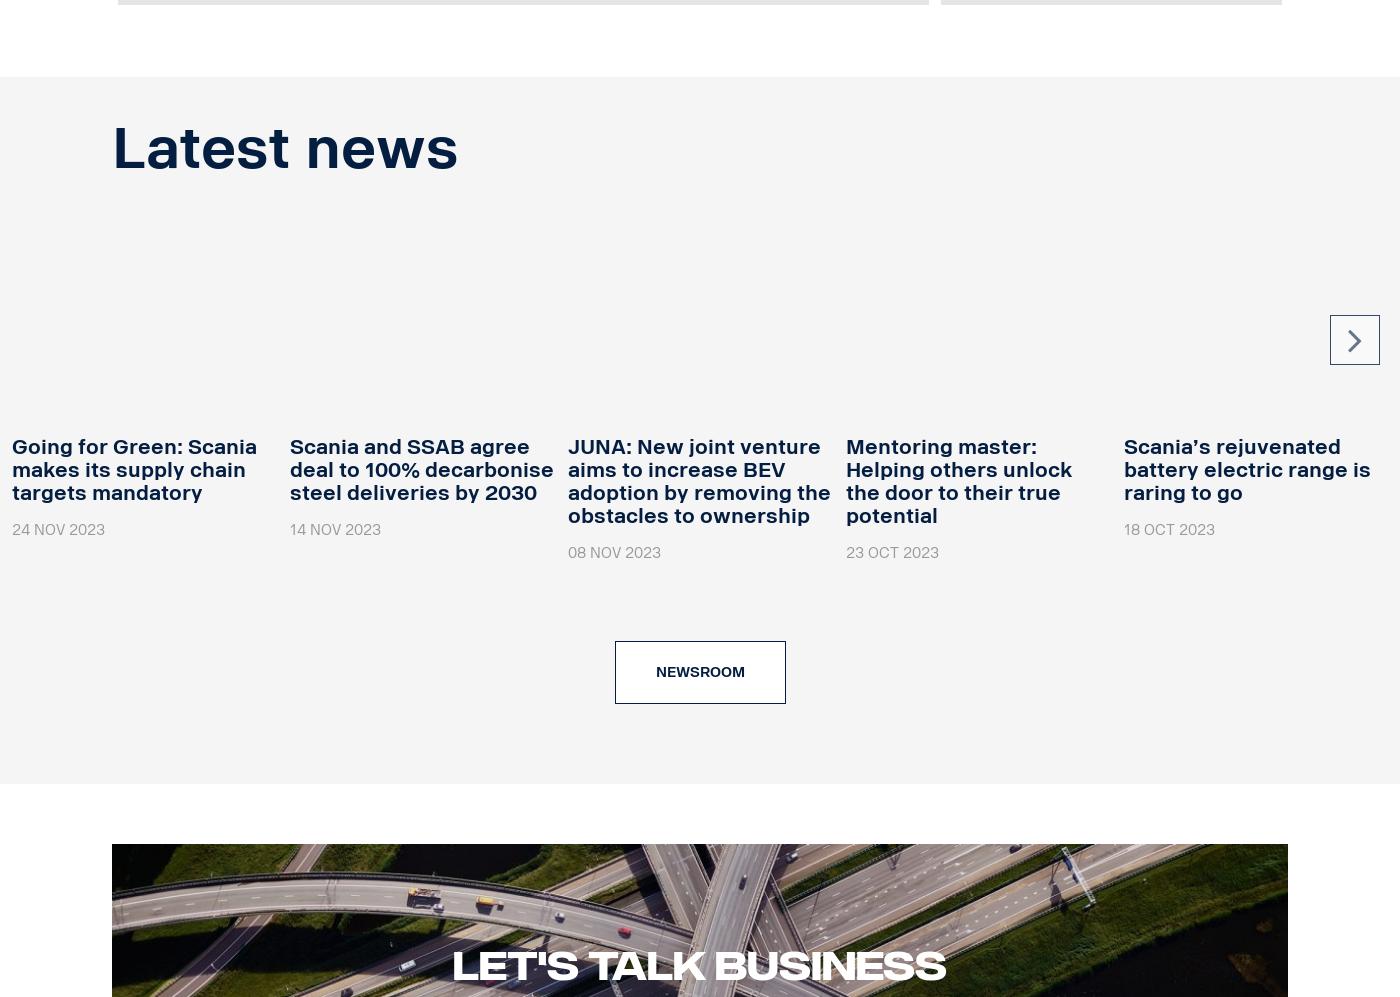 This screenshot has height=997, width=1400. I want to click on 'Scania’s rejuvenated battery electric range is raring to go', so click(1247, 468).